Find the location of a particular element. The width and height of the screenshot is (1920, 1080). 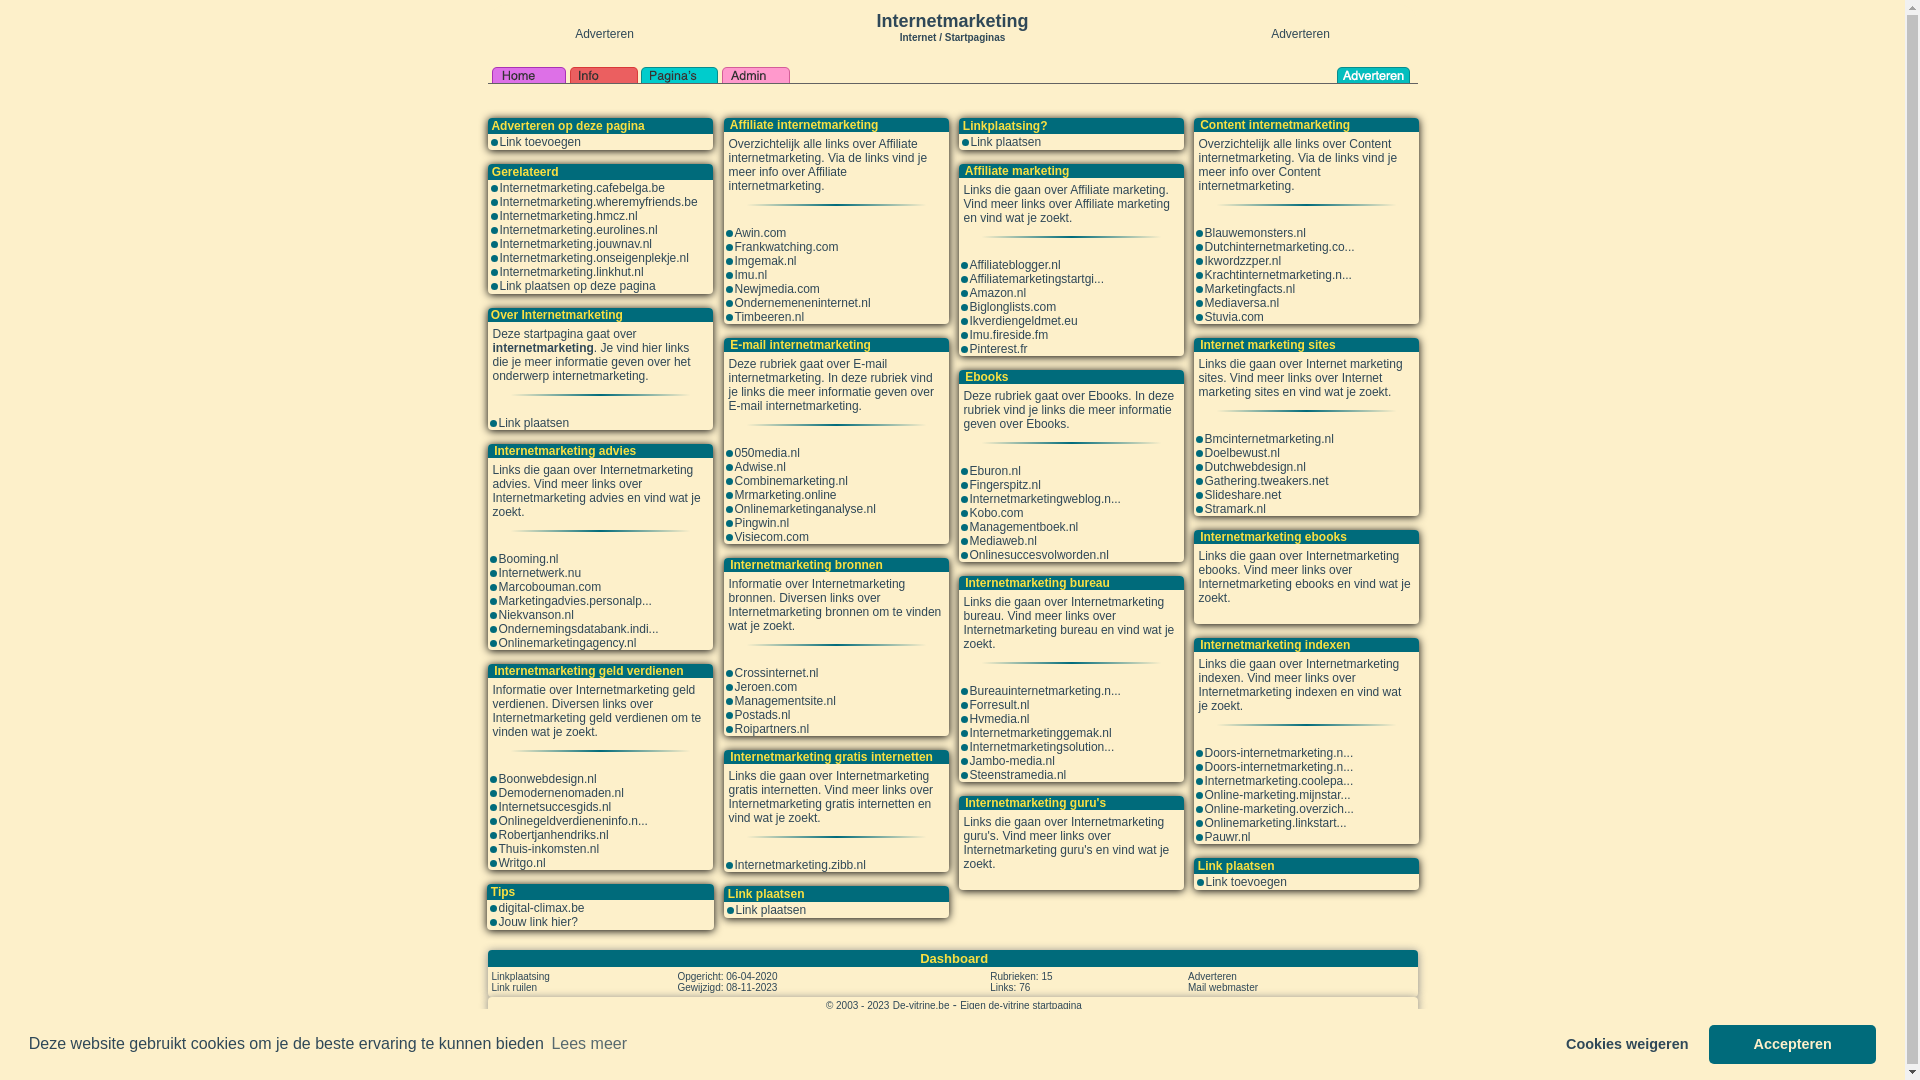

'Biglonglists.com' is located at coordinates (1013, 307).